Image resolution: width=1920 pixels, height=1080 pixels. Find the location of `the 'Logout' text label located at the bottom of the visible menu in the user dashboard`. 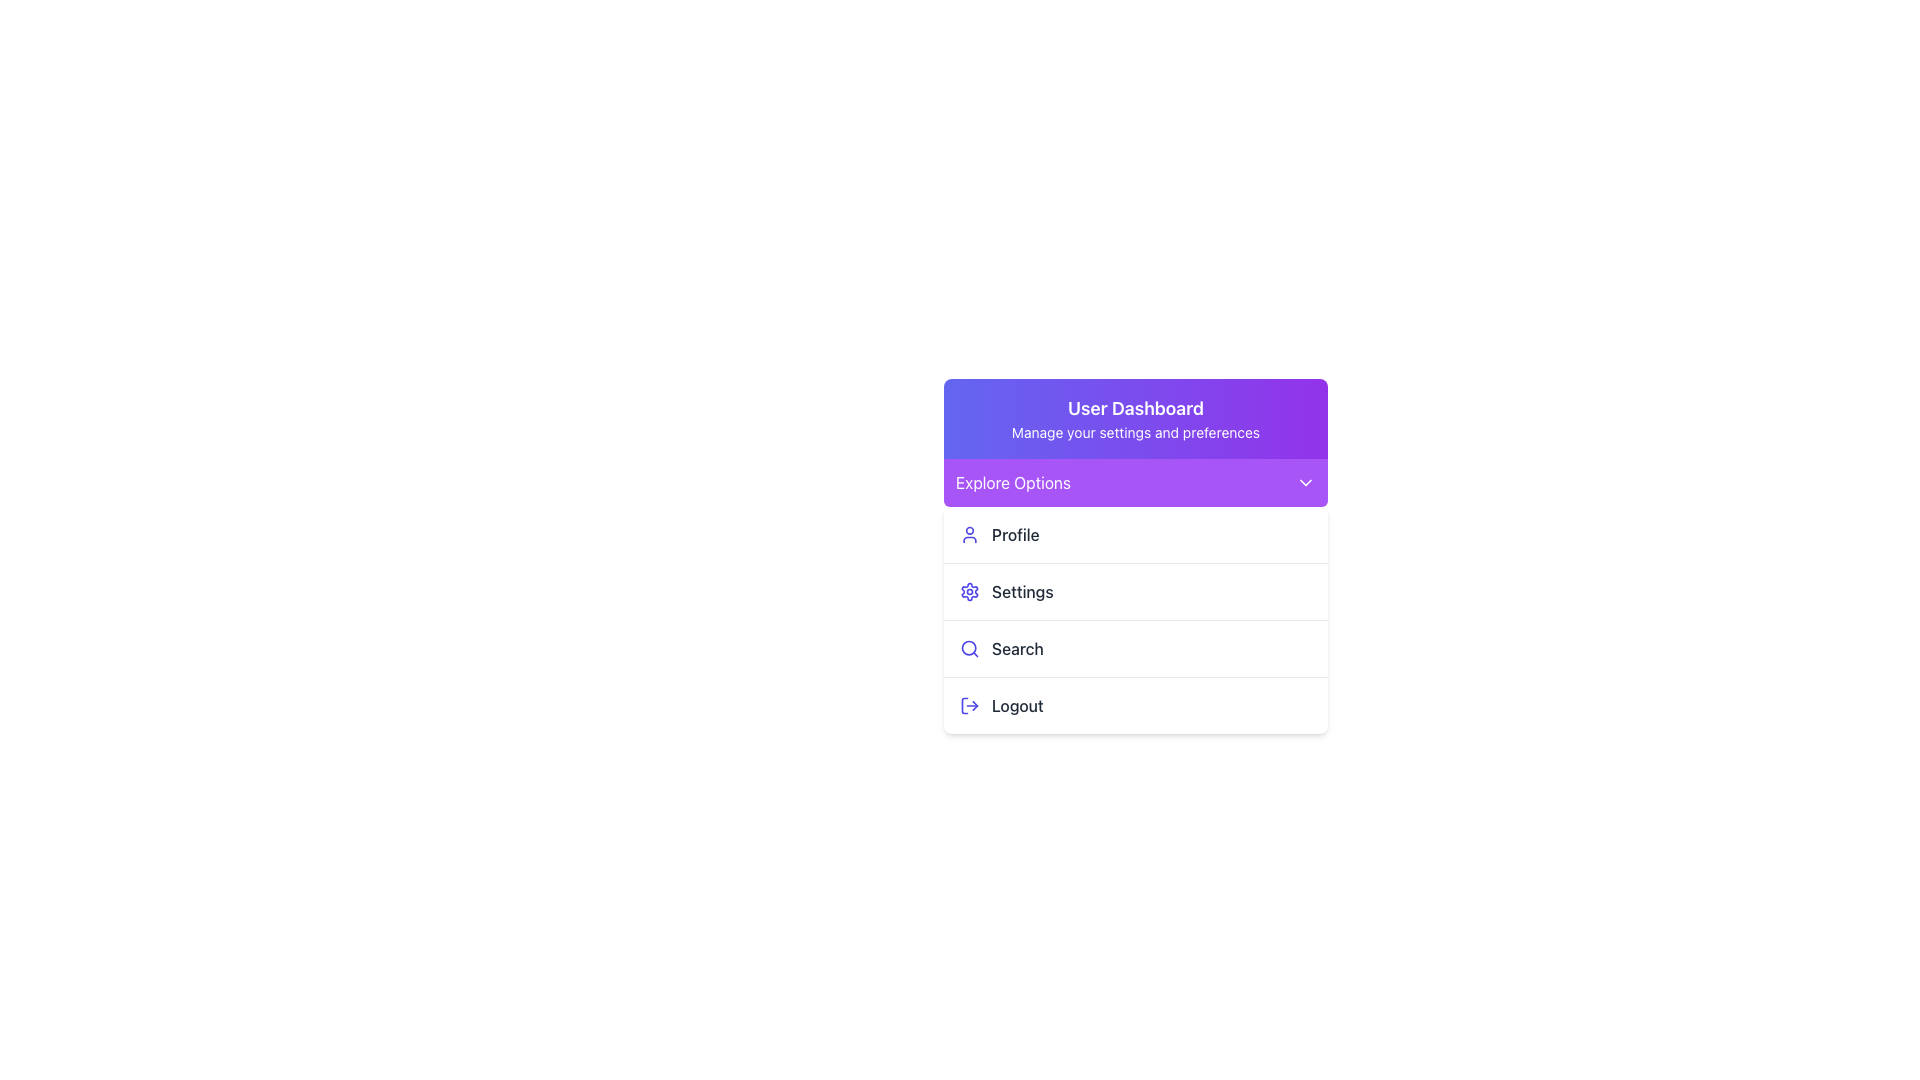

the 'Logout' text label located at the bottom of the visible menu in the user dashboard is located at coordinates (1017, 704).